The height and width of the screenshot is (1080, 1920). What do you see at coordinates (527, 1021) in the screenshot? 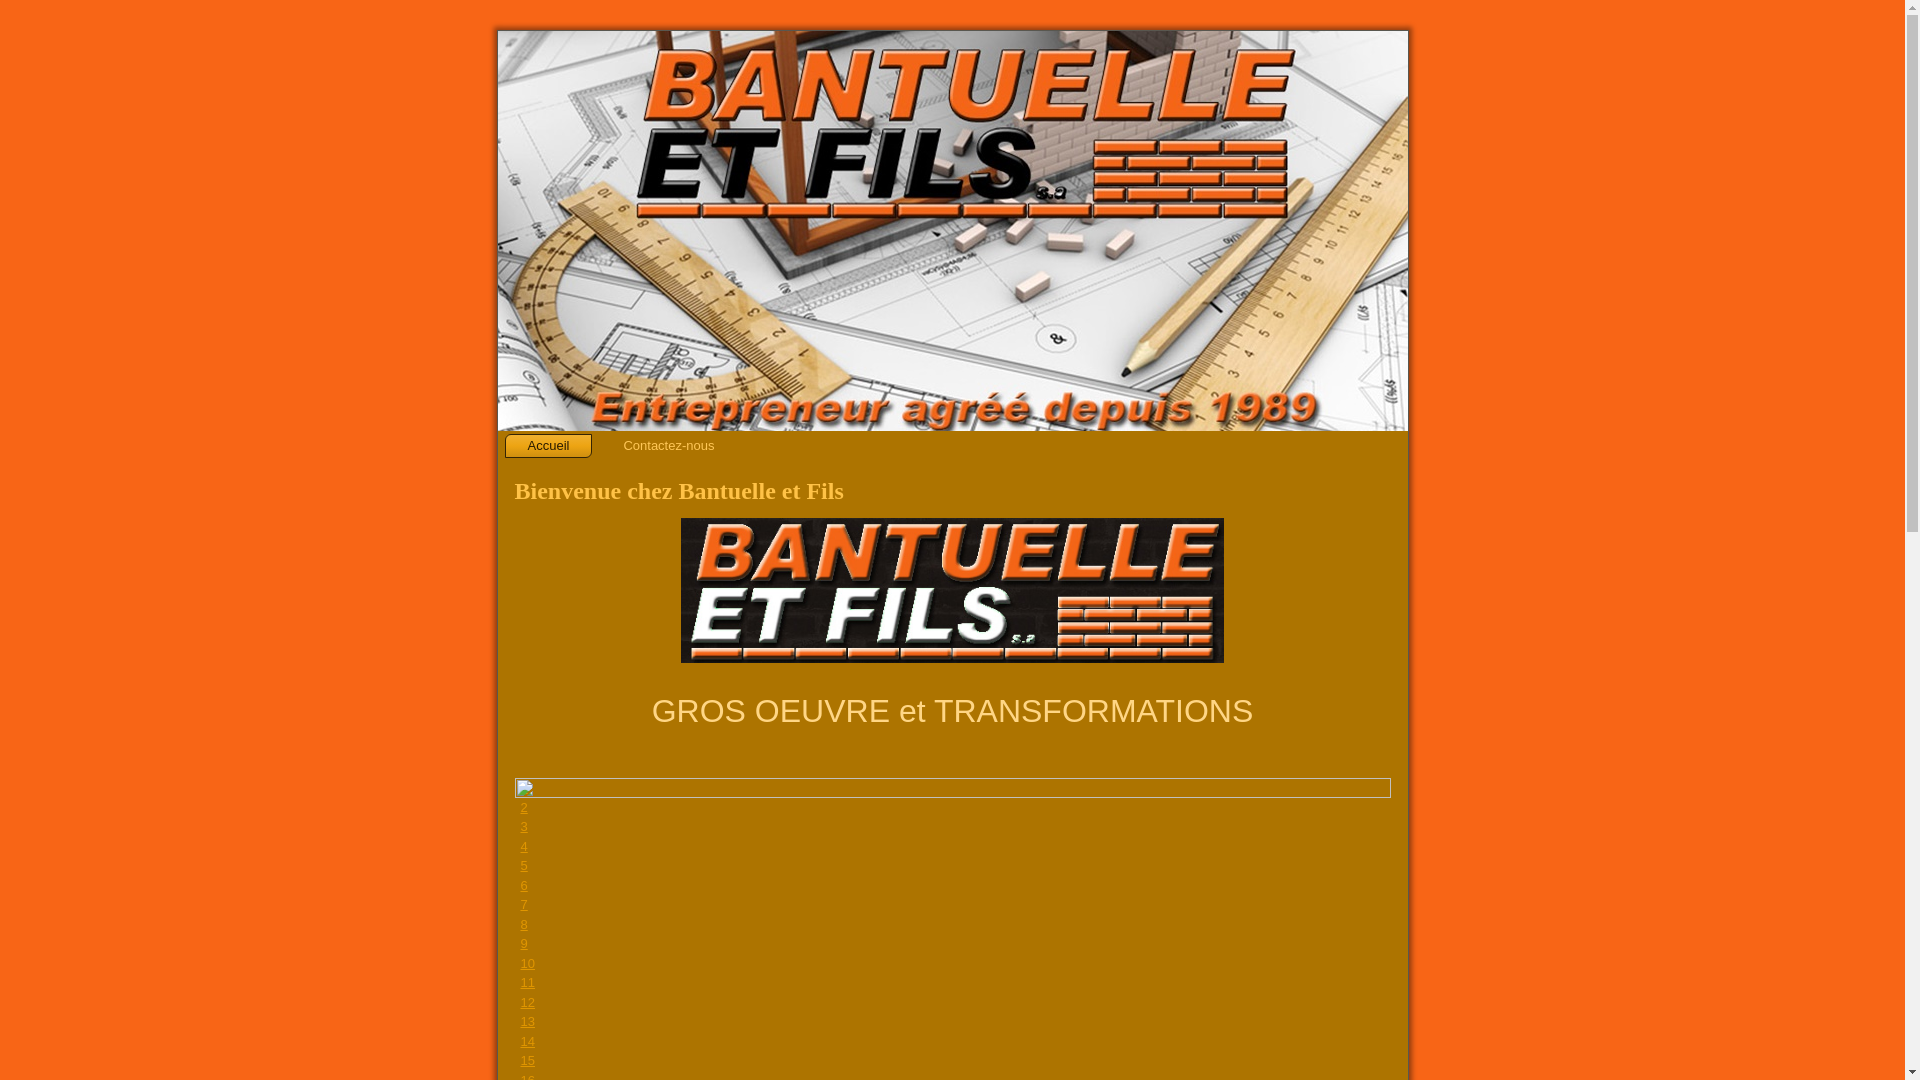
I see `'13'` at bounding box center [527, 1021].